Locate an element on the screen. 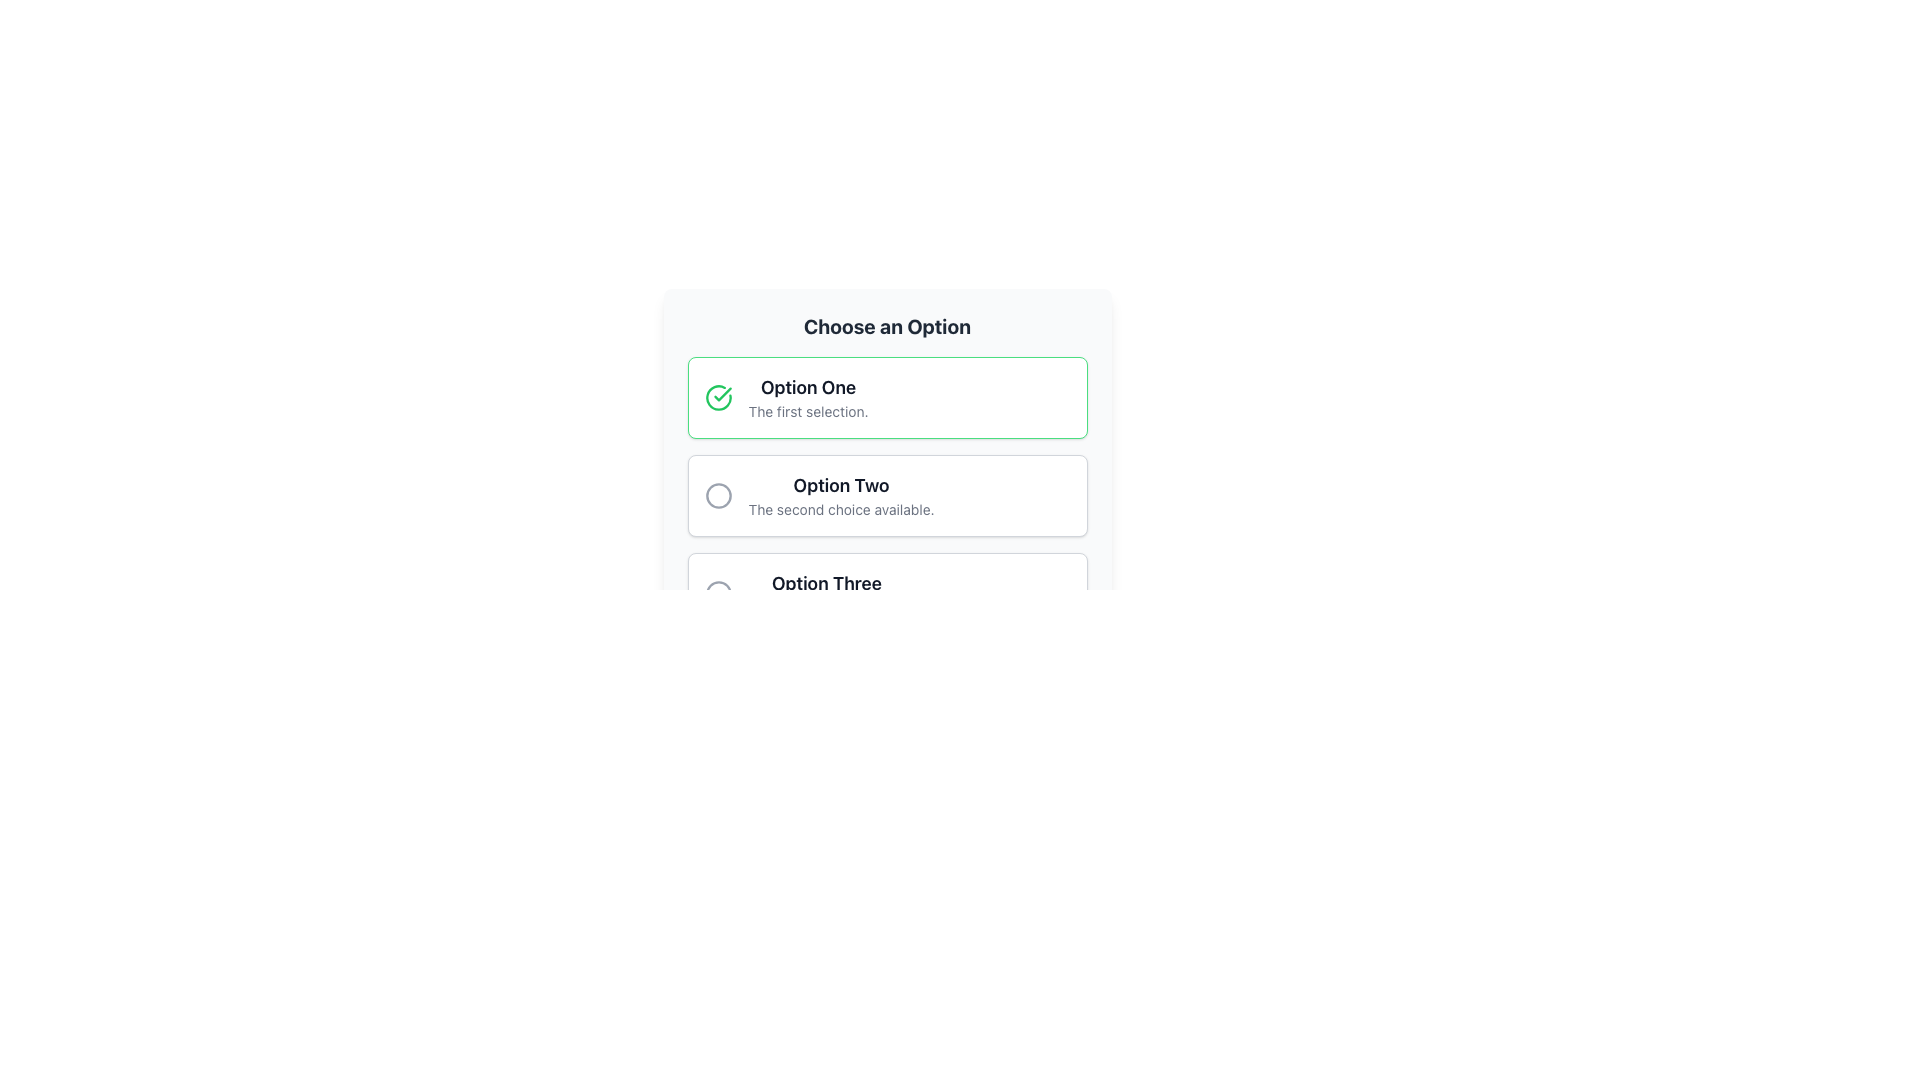  the state of the green circular icon with a check mark located to the left of 'Option One' is located at coordinates (718, 397).